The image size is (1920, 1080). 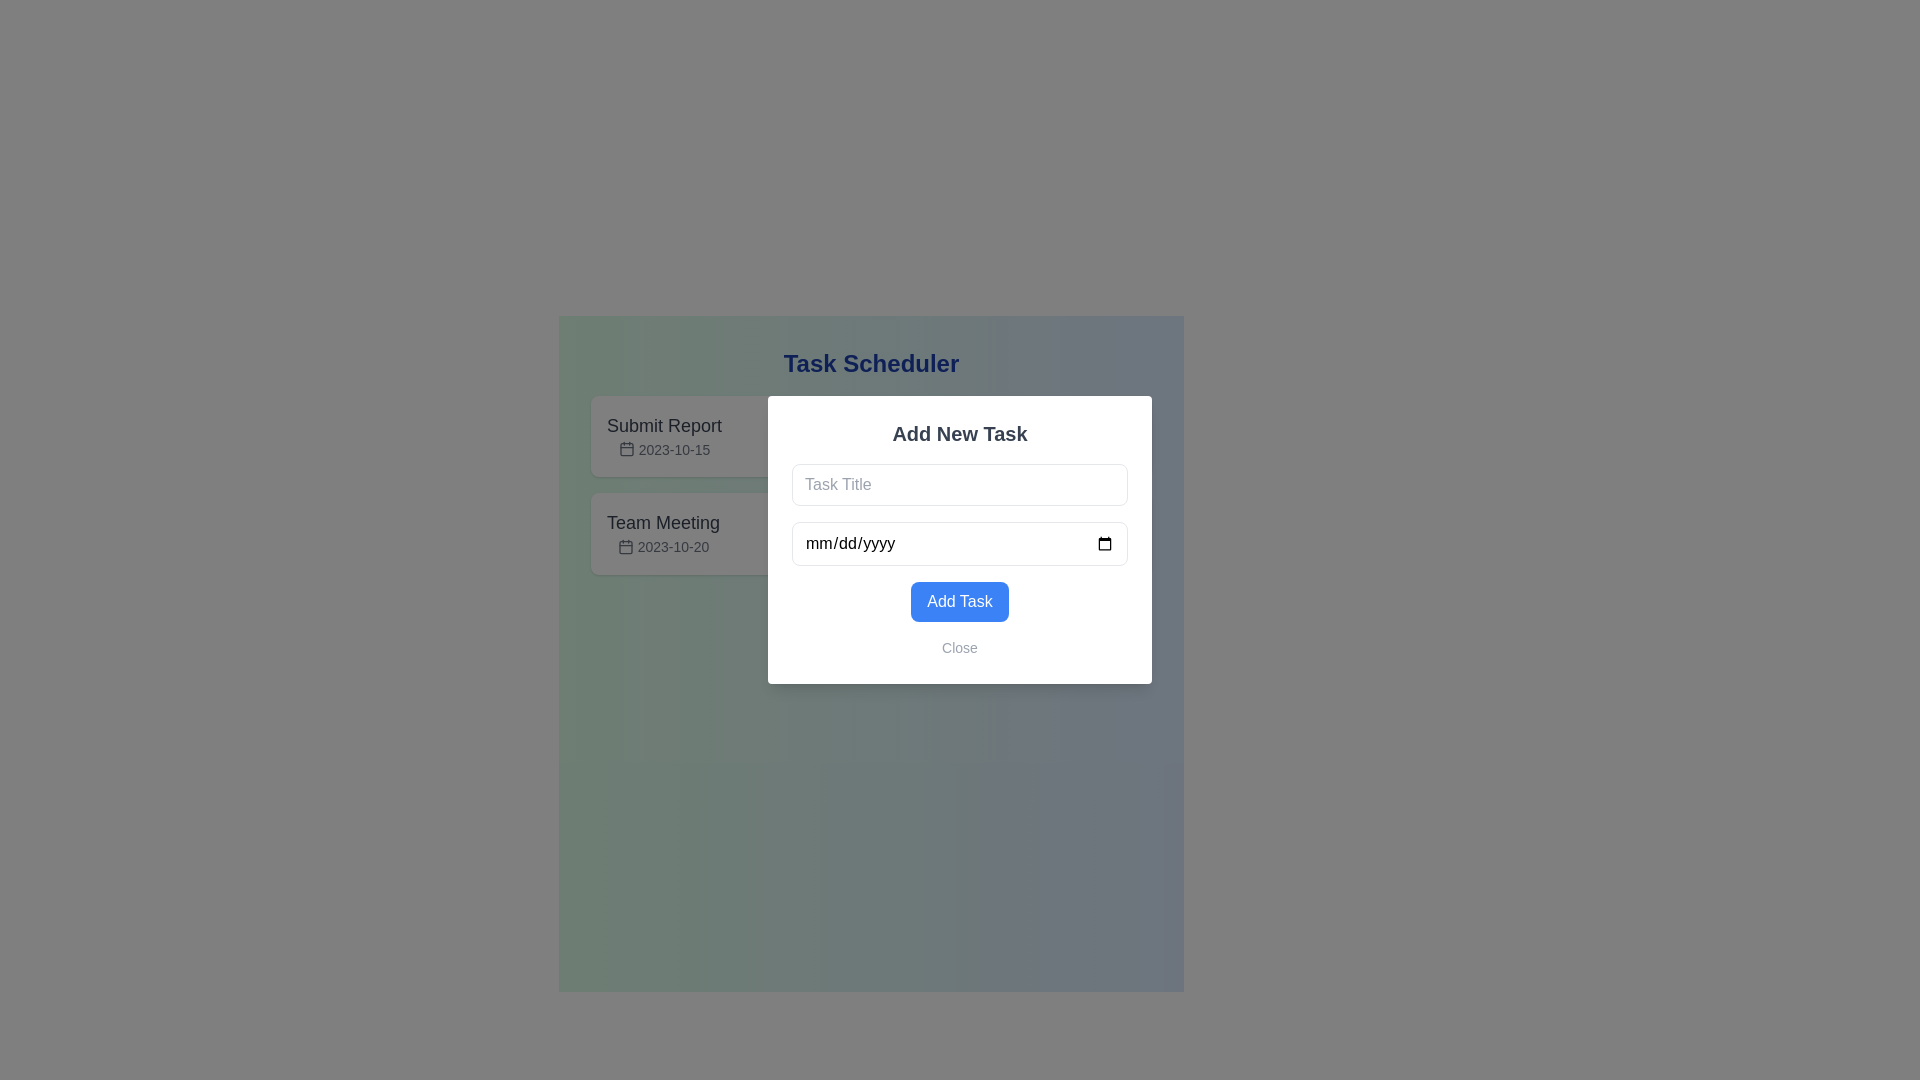 What do you see at coordinates (663, 547) in the screenshot?
I see `the textual date representation located below the 'Team Meeting' label, which is styled in a smaller font size and accompanied by a small calendar icon to its left` at bounding box center [663, 547].